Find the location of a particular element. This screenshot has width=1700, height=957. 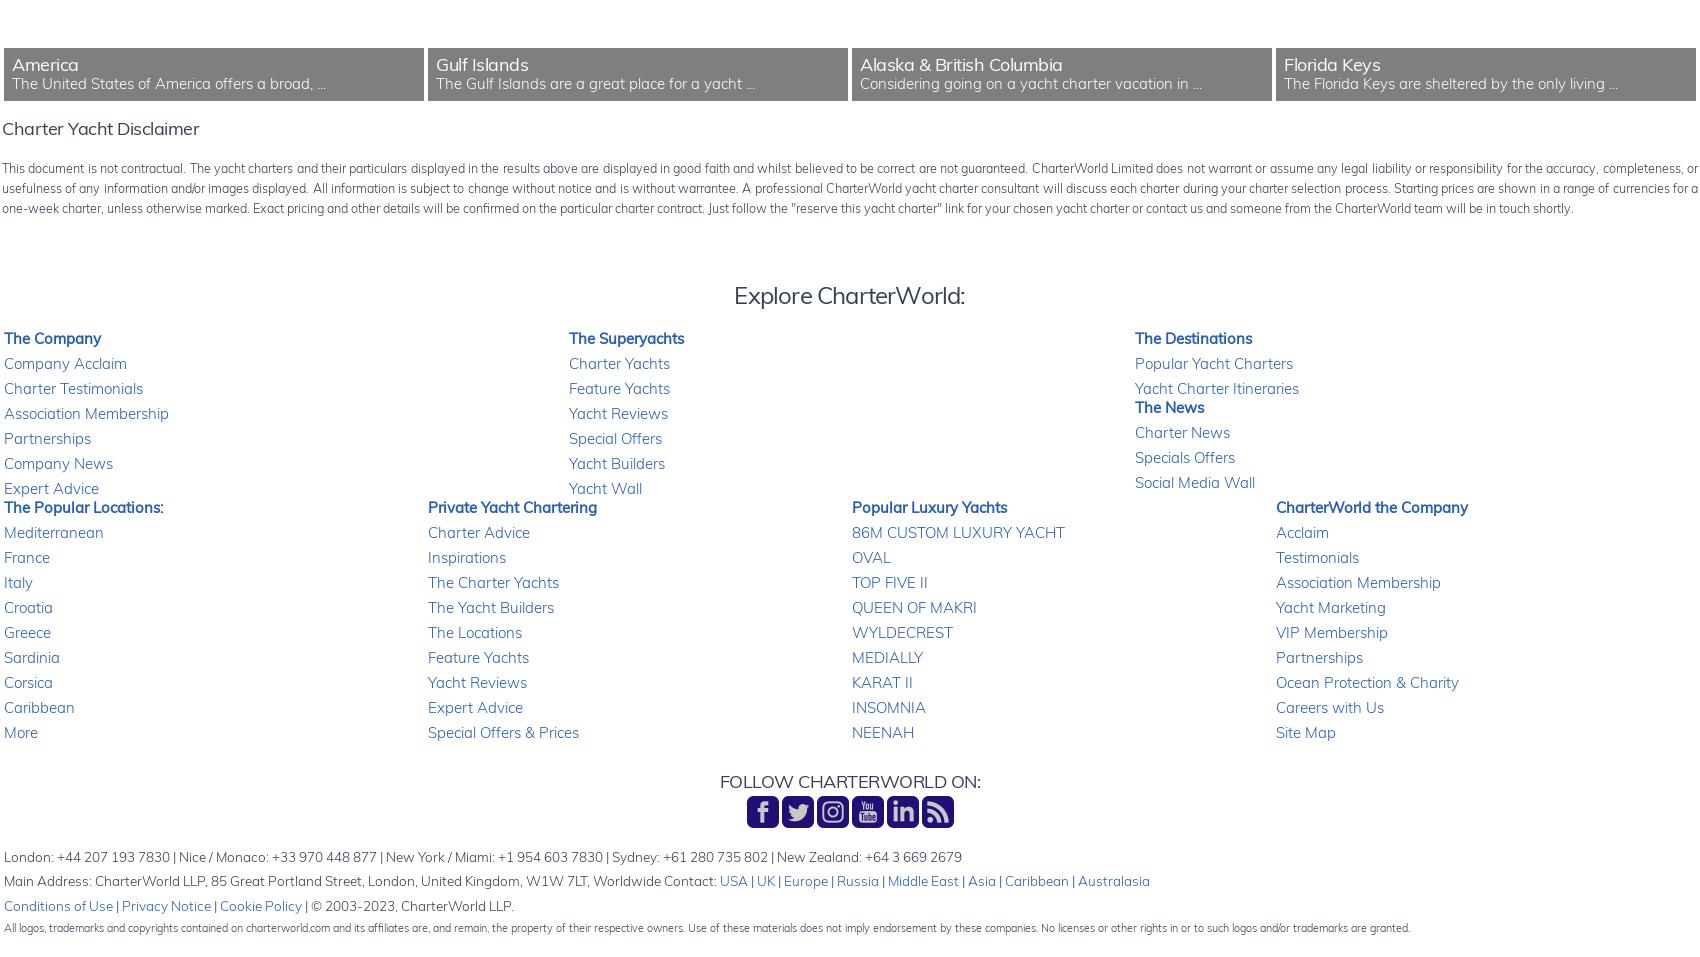

'Charter Advice' is located at coordinates (479, 532).